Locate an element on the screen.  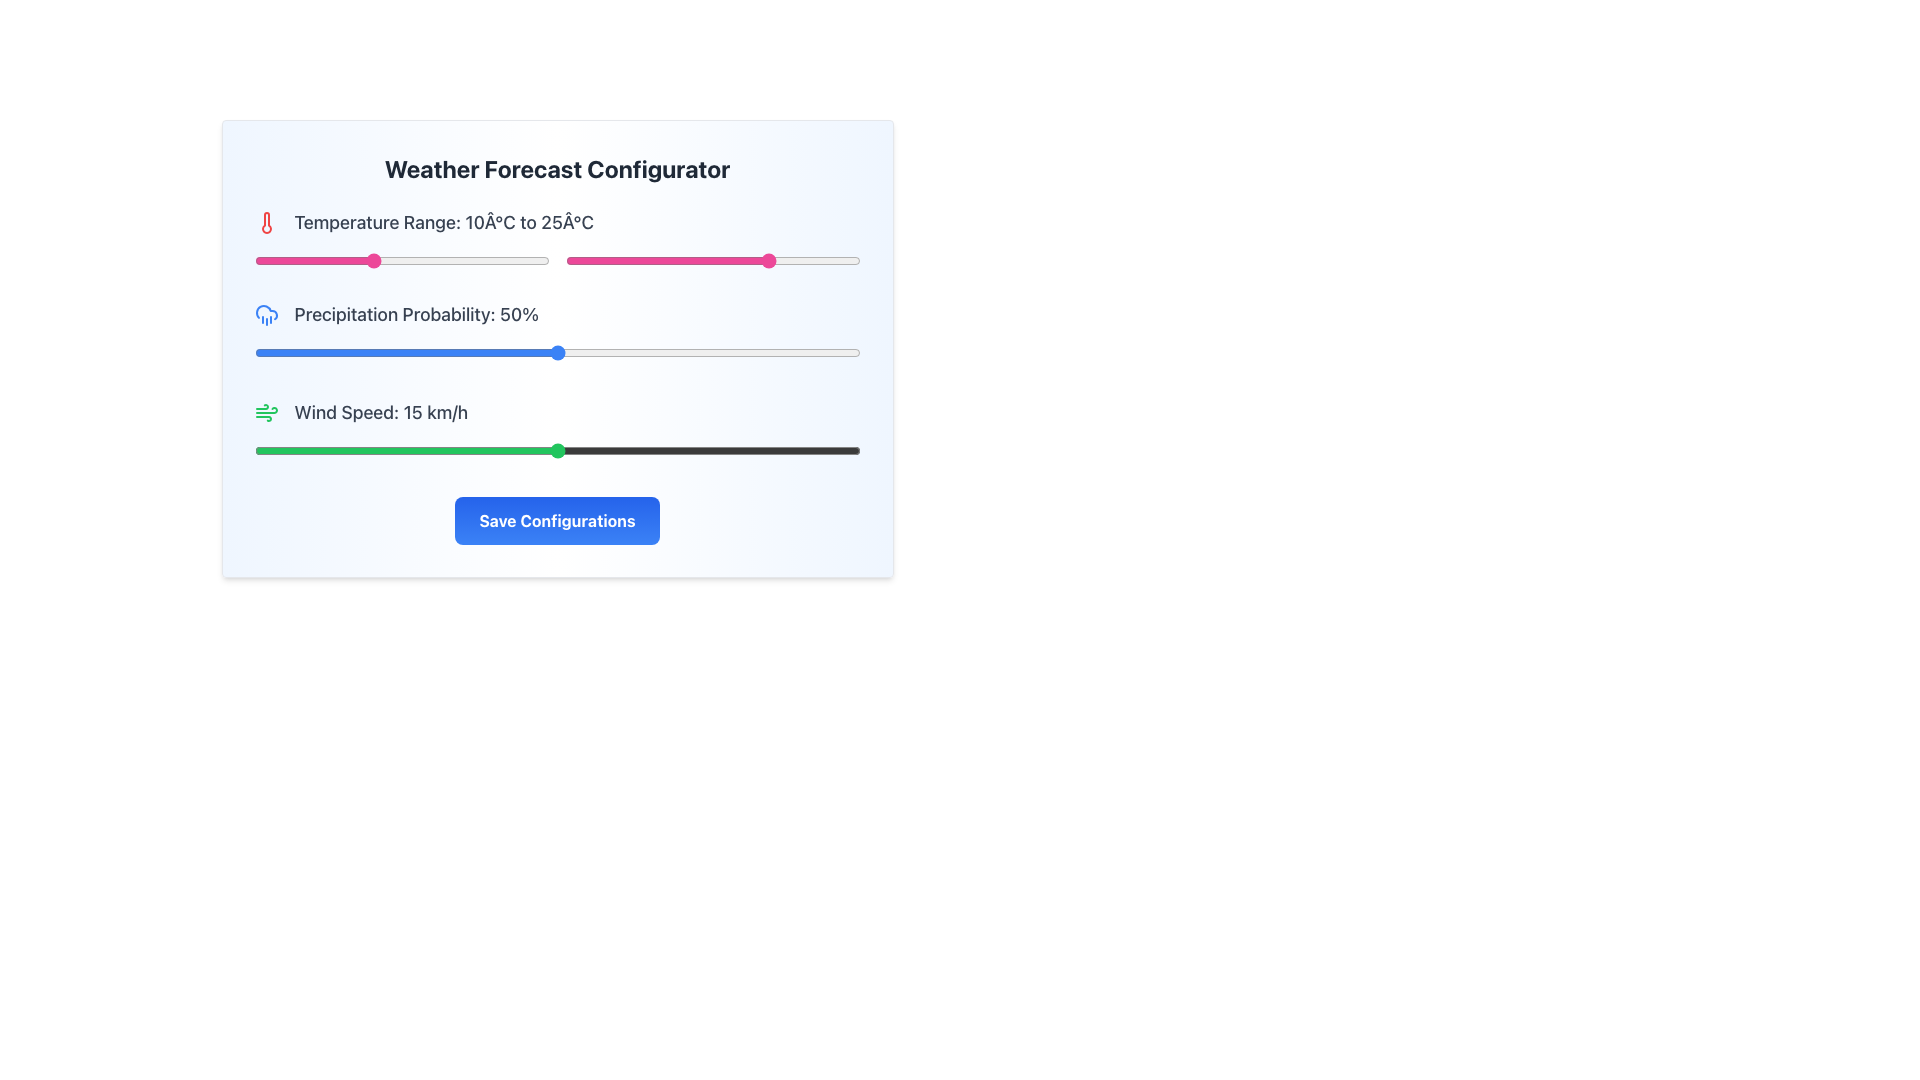
the prominent 'Save Configurations' button with a gradient background below the three sliders is located at coordinates (557, 519).